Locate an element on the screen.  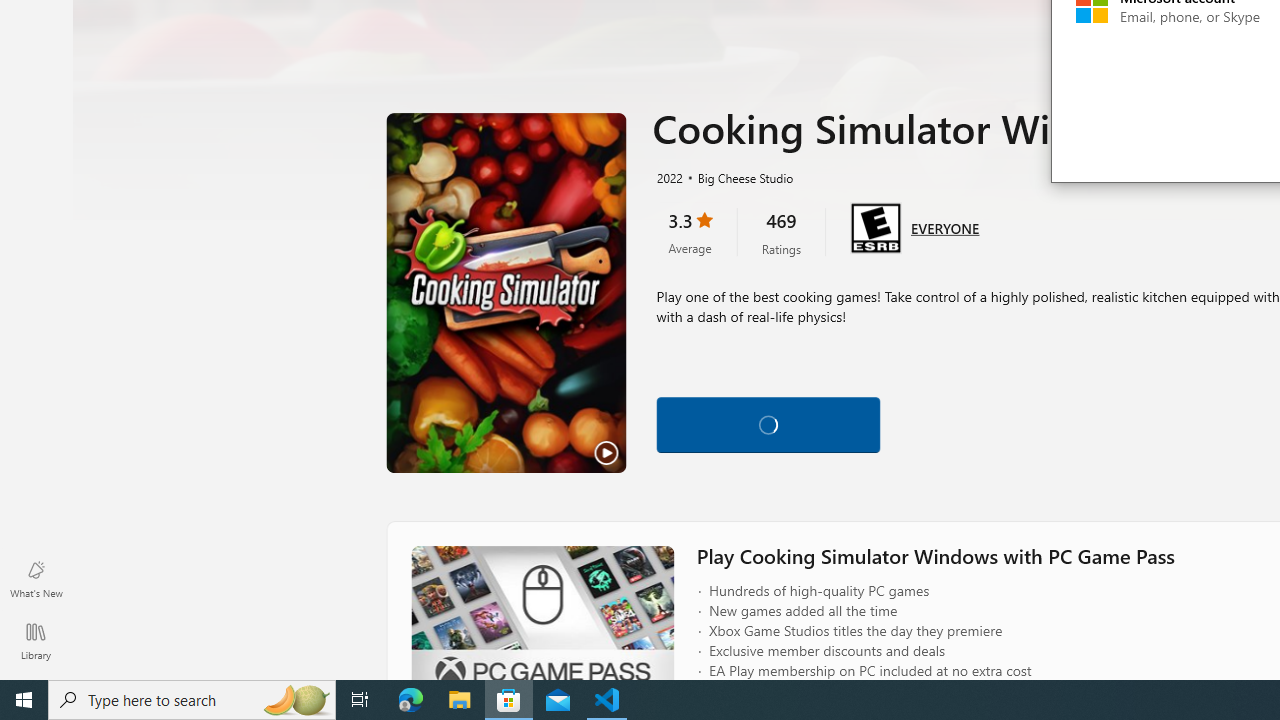
'Type here to search' is located at coordinates (192, 698).